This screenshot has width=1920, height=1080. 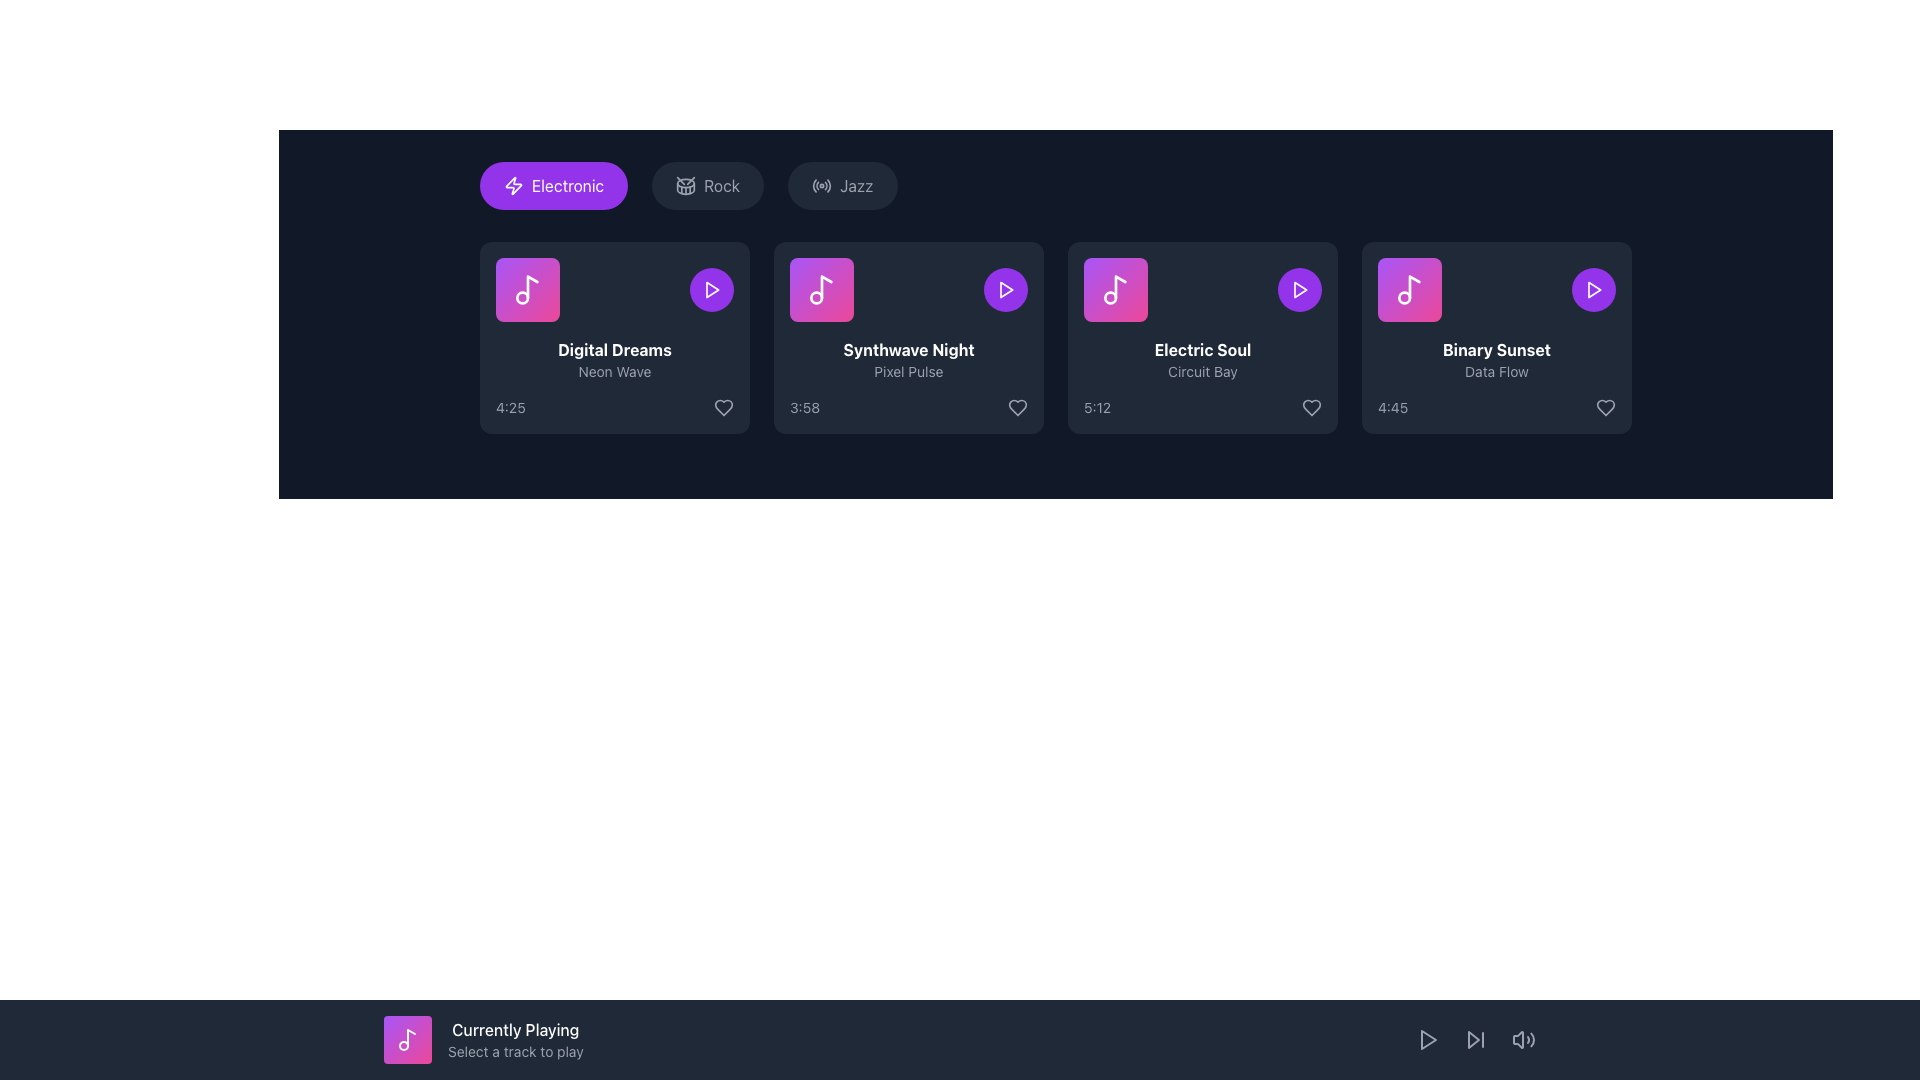 What do you see at coordinates (1300, 289) in the screenshot?
I see `the play button located to the right of the text 'Electric Soul', which is the third button from the left in its row` at bounding box center [1300, 289].